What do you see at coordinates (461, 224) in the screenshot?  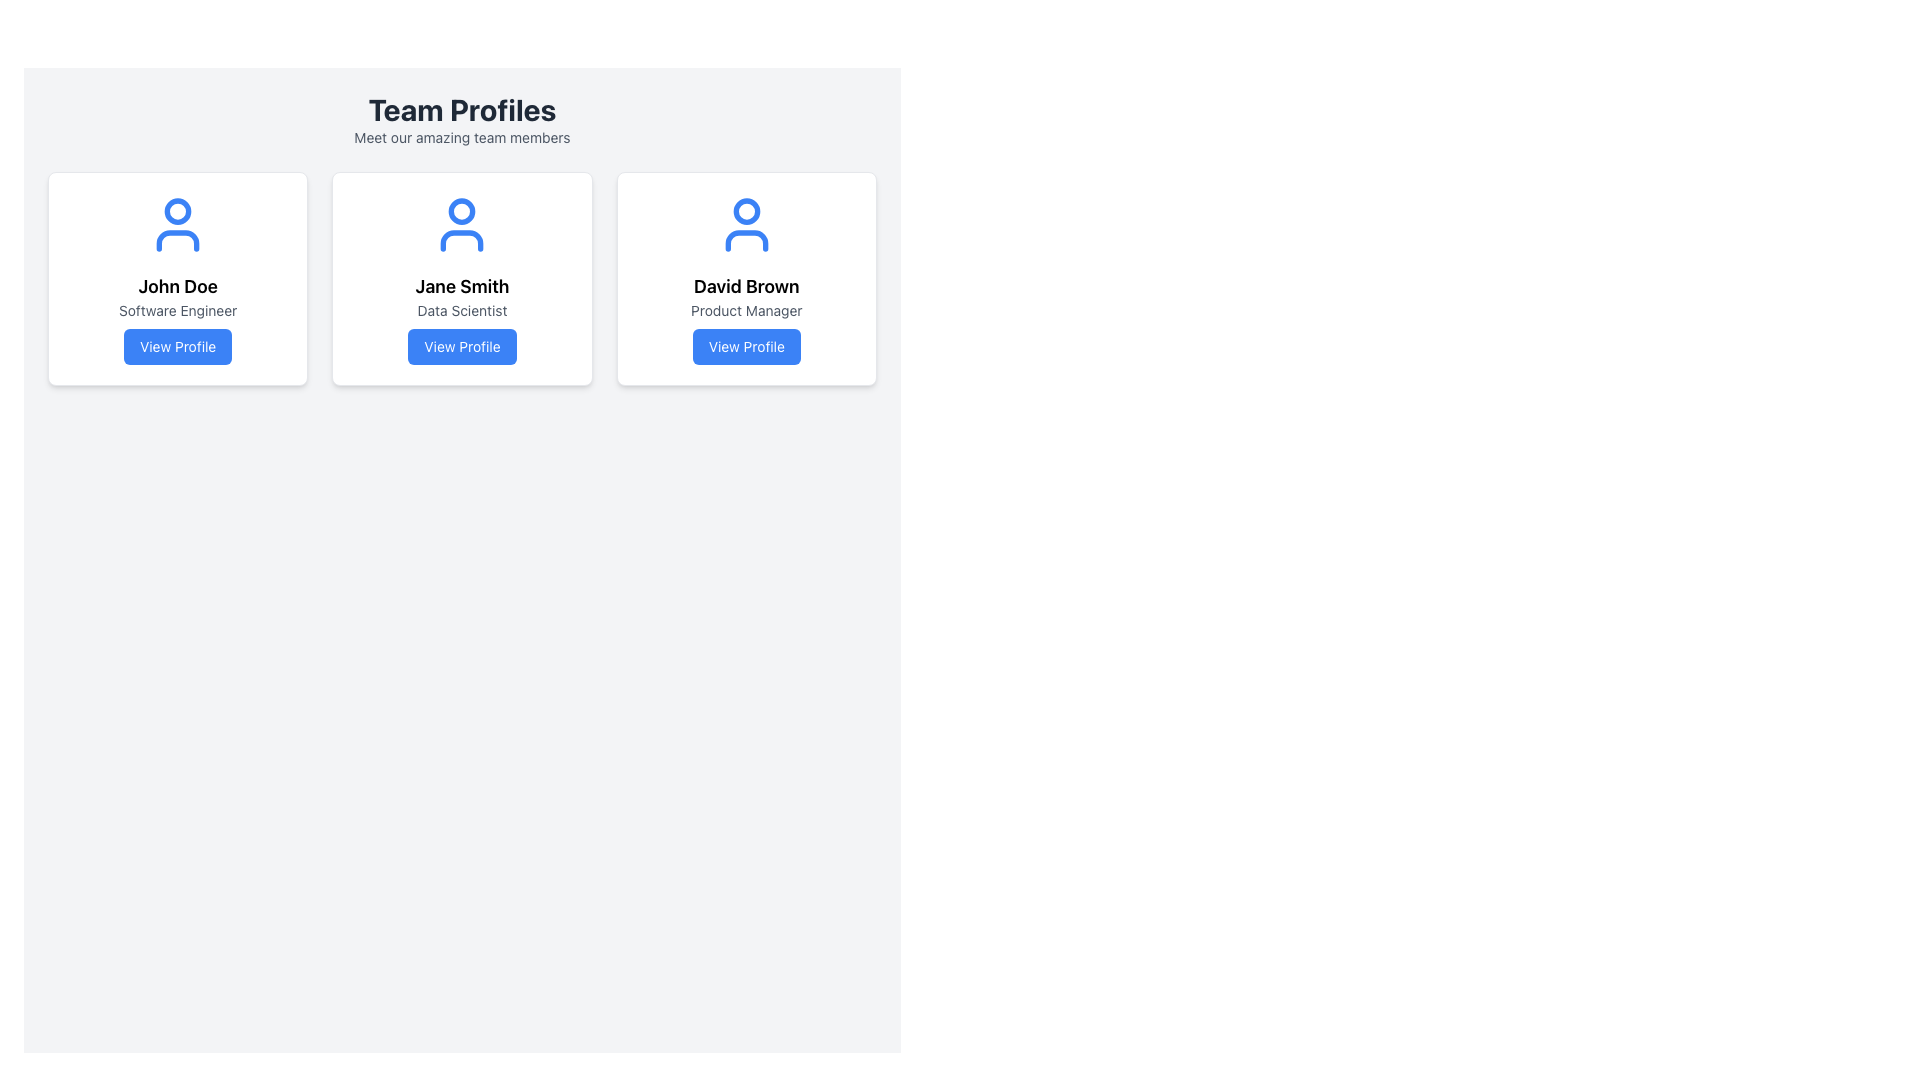 I see `the user icon representing Jane Smith's profile in the profile card, located at the center of the interface` at bounding box center [461, 224].